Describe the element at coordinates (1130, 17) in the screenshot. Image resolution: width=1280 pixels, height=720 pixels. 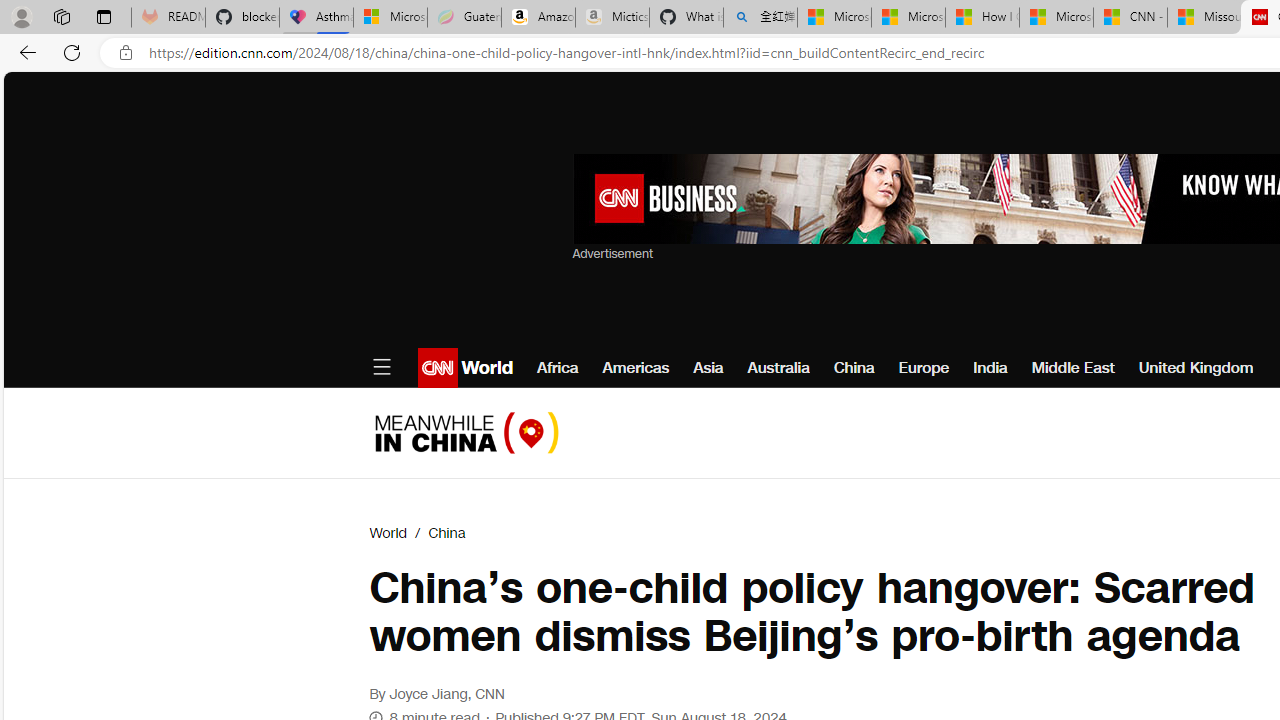
I see `'CNN - MSN'` at that location.